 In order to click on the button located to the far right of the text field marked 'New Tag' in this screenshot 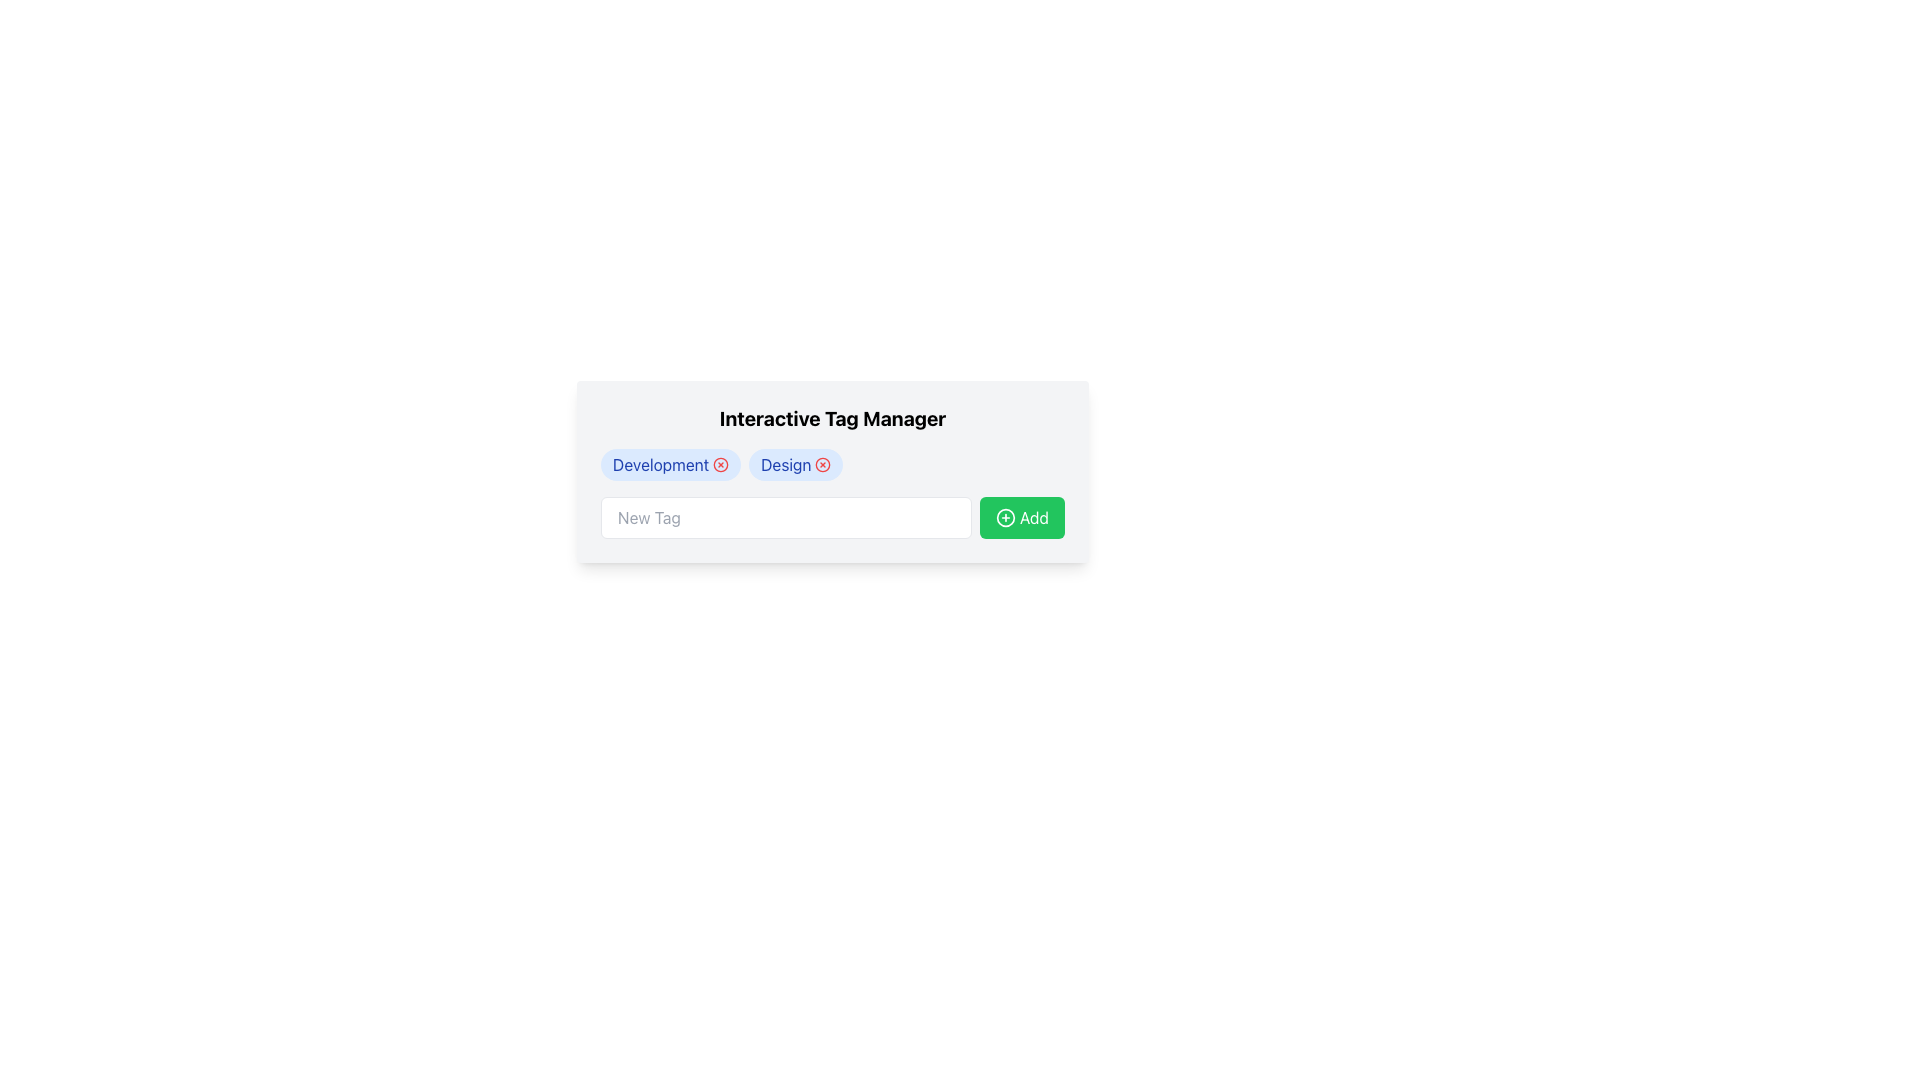, I will do `click(1022, 516)`.